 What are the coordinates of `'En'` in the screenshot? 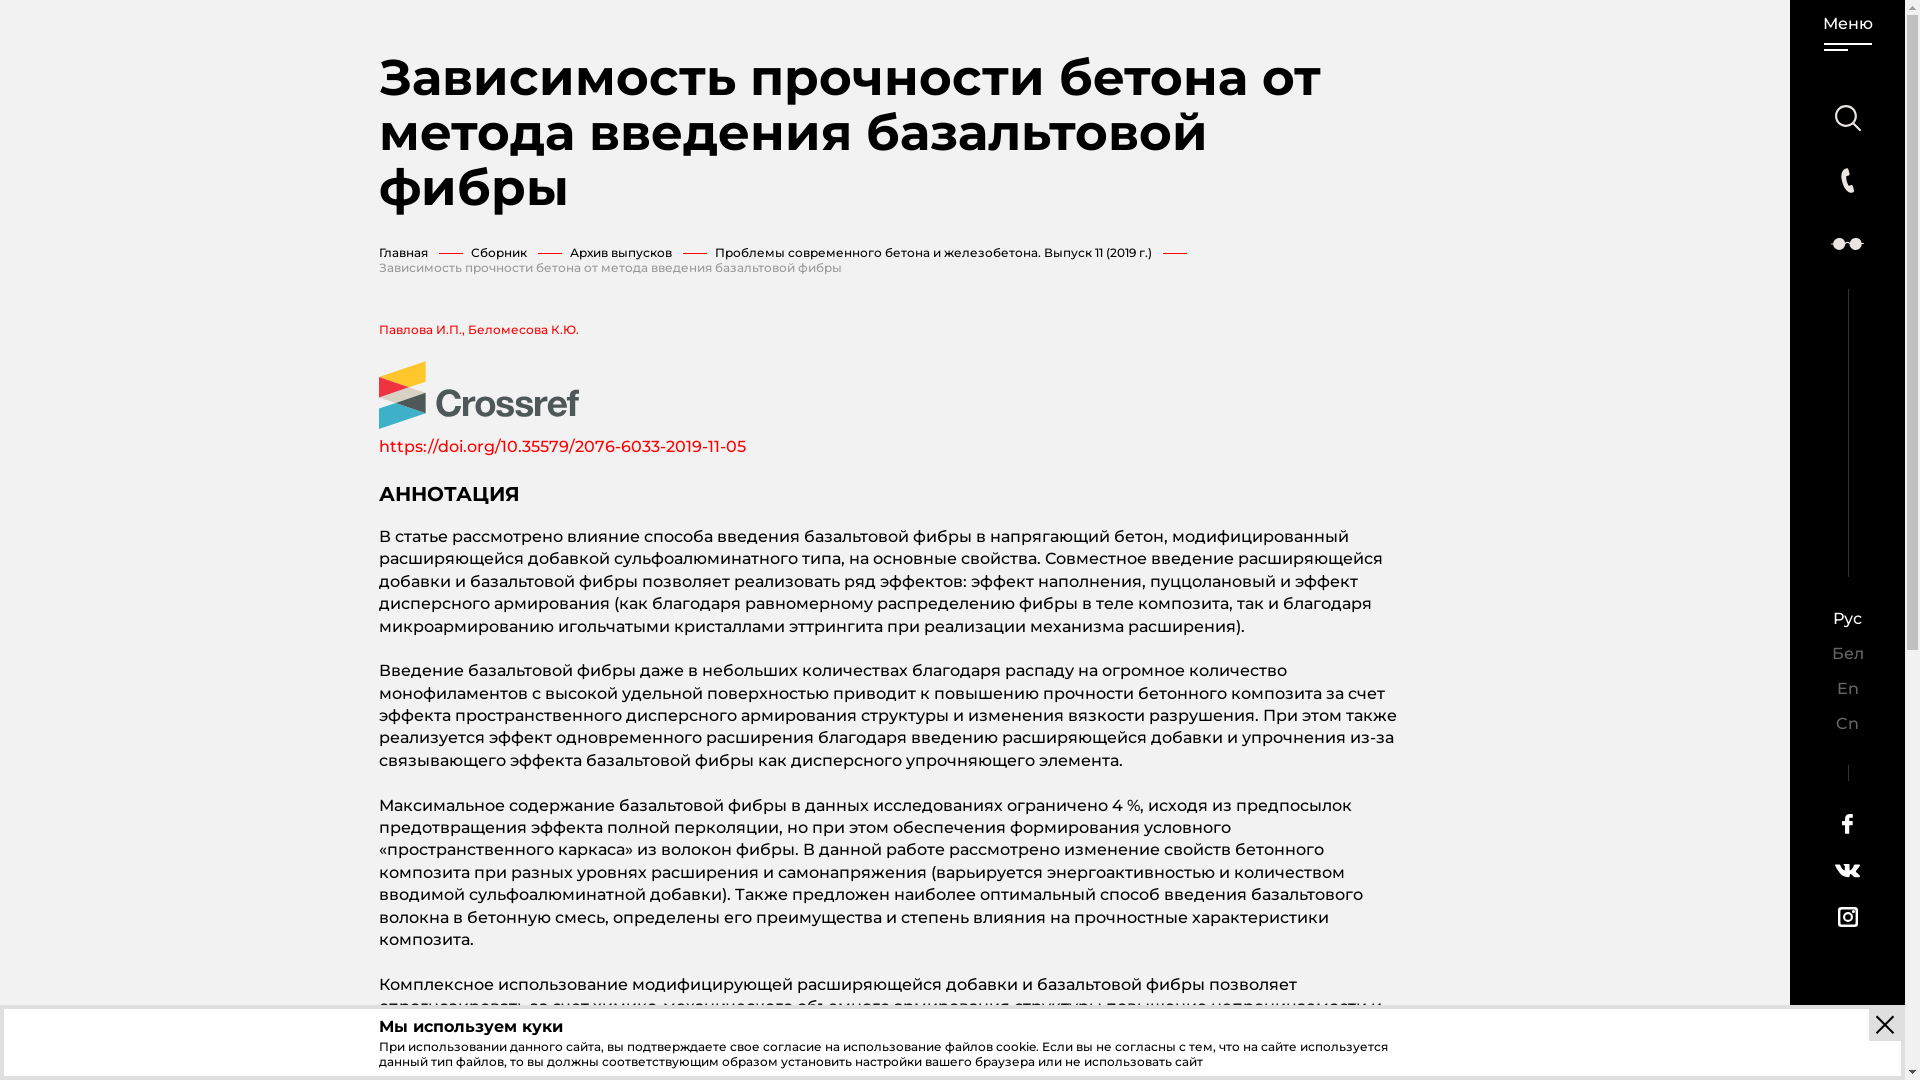 It's located at (1846, 687).